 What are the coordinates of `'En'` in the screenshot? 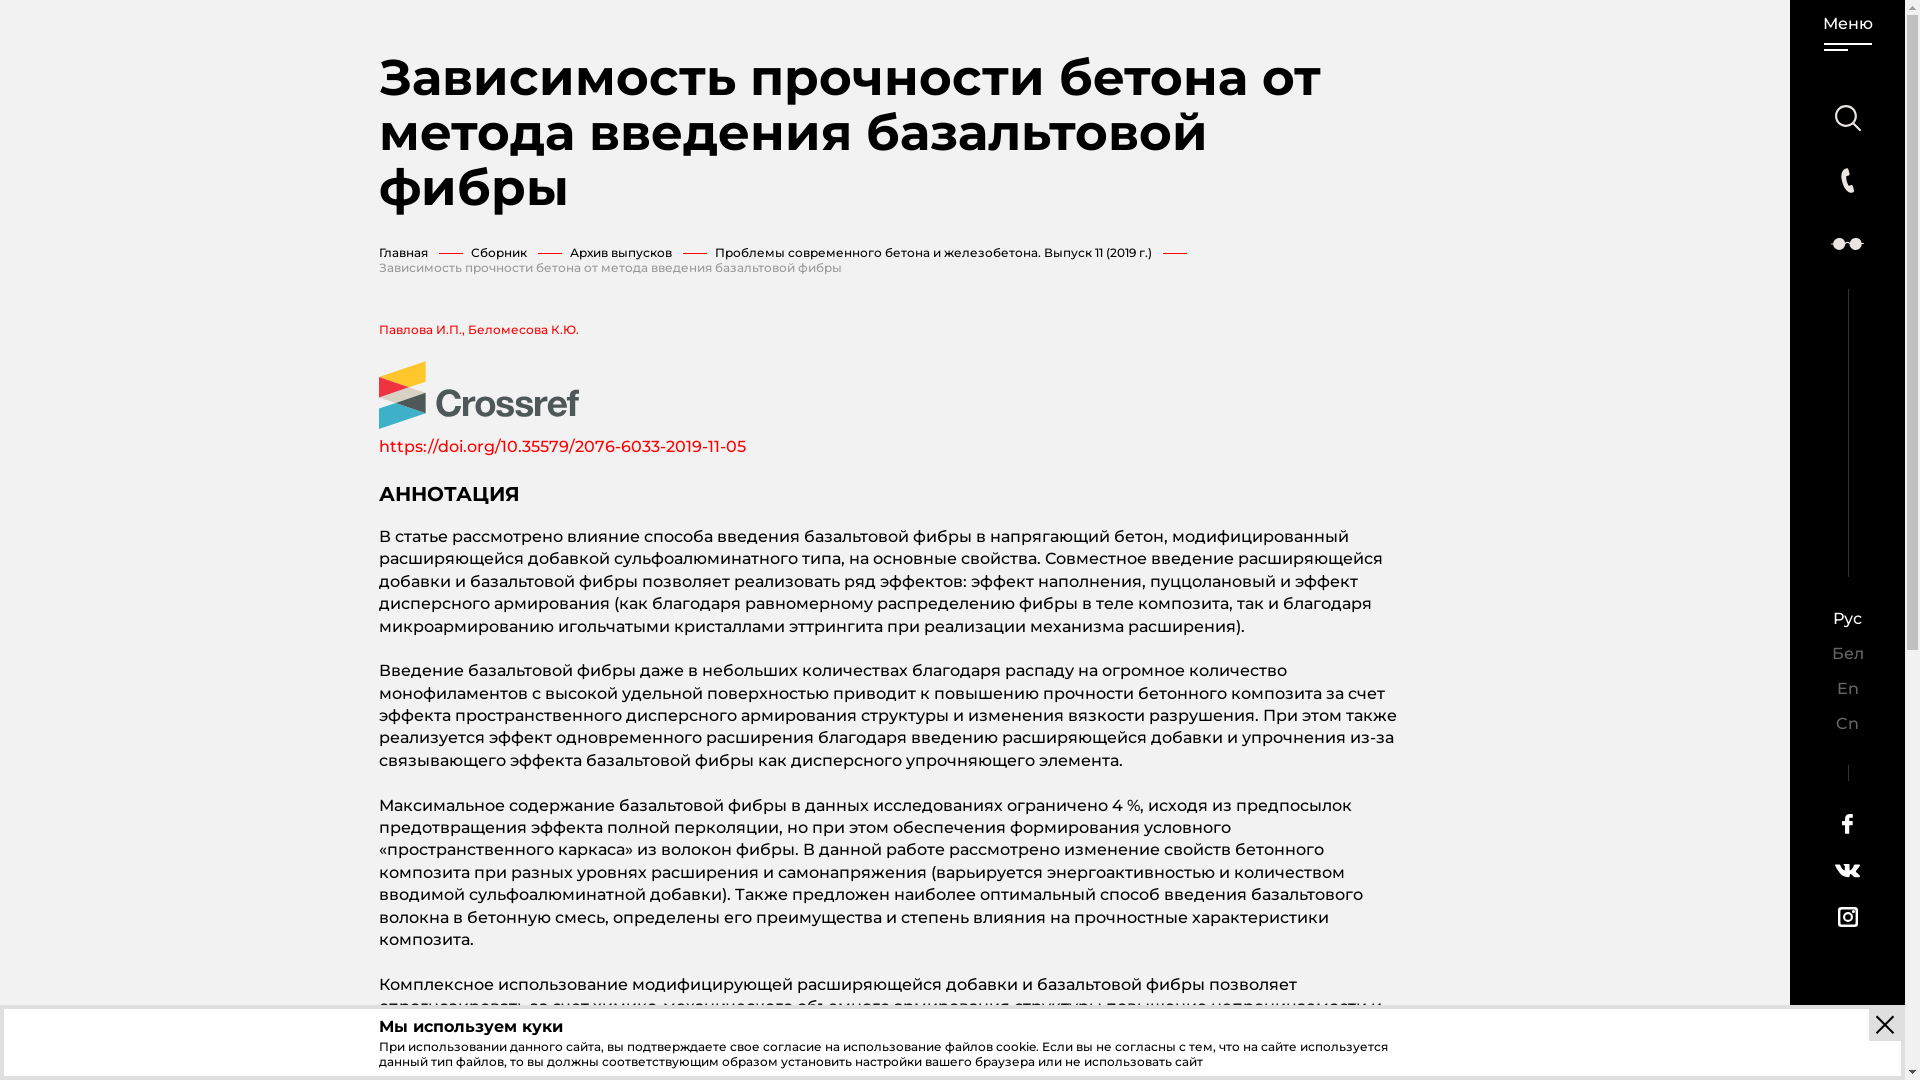 It's located at (1846, 687).